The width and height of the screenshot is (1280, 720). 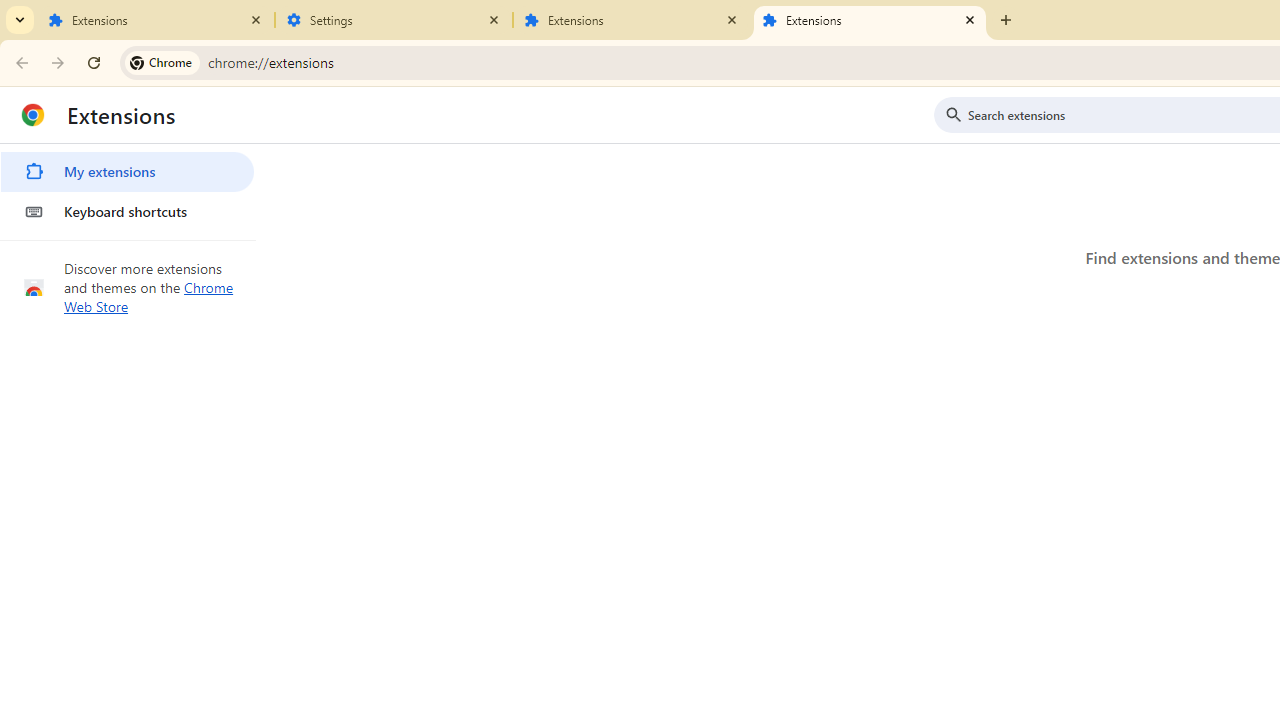 I want to click on 'AutomationID: sectionMenu', so click(x=127, y=187).